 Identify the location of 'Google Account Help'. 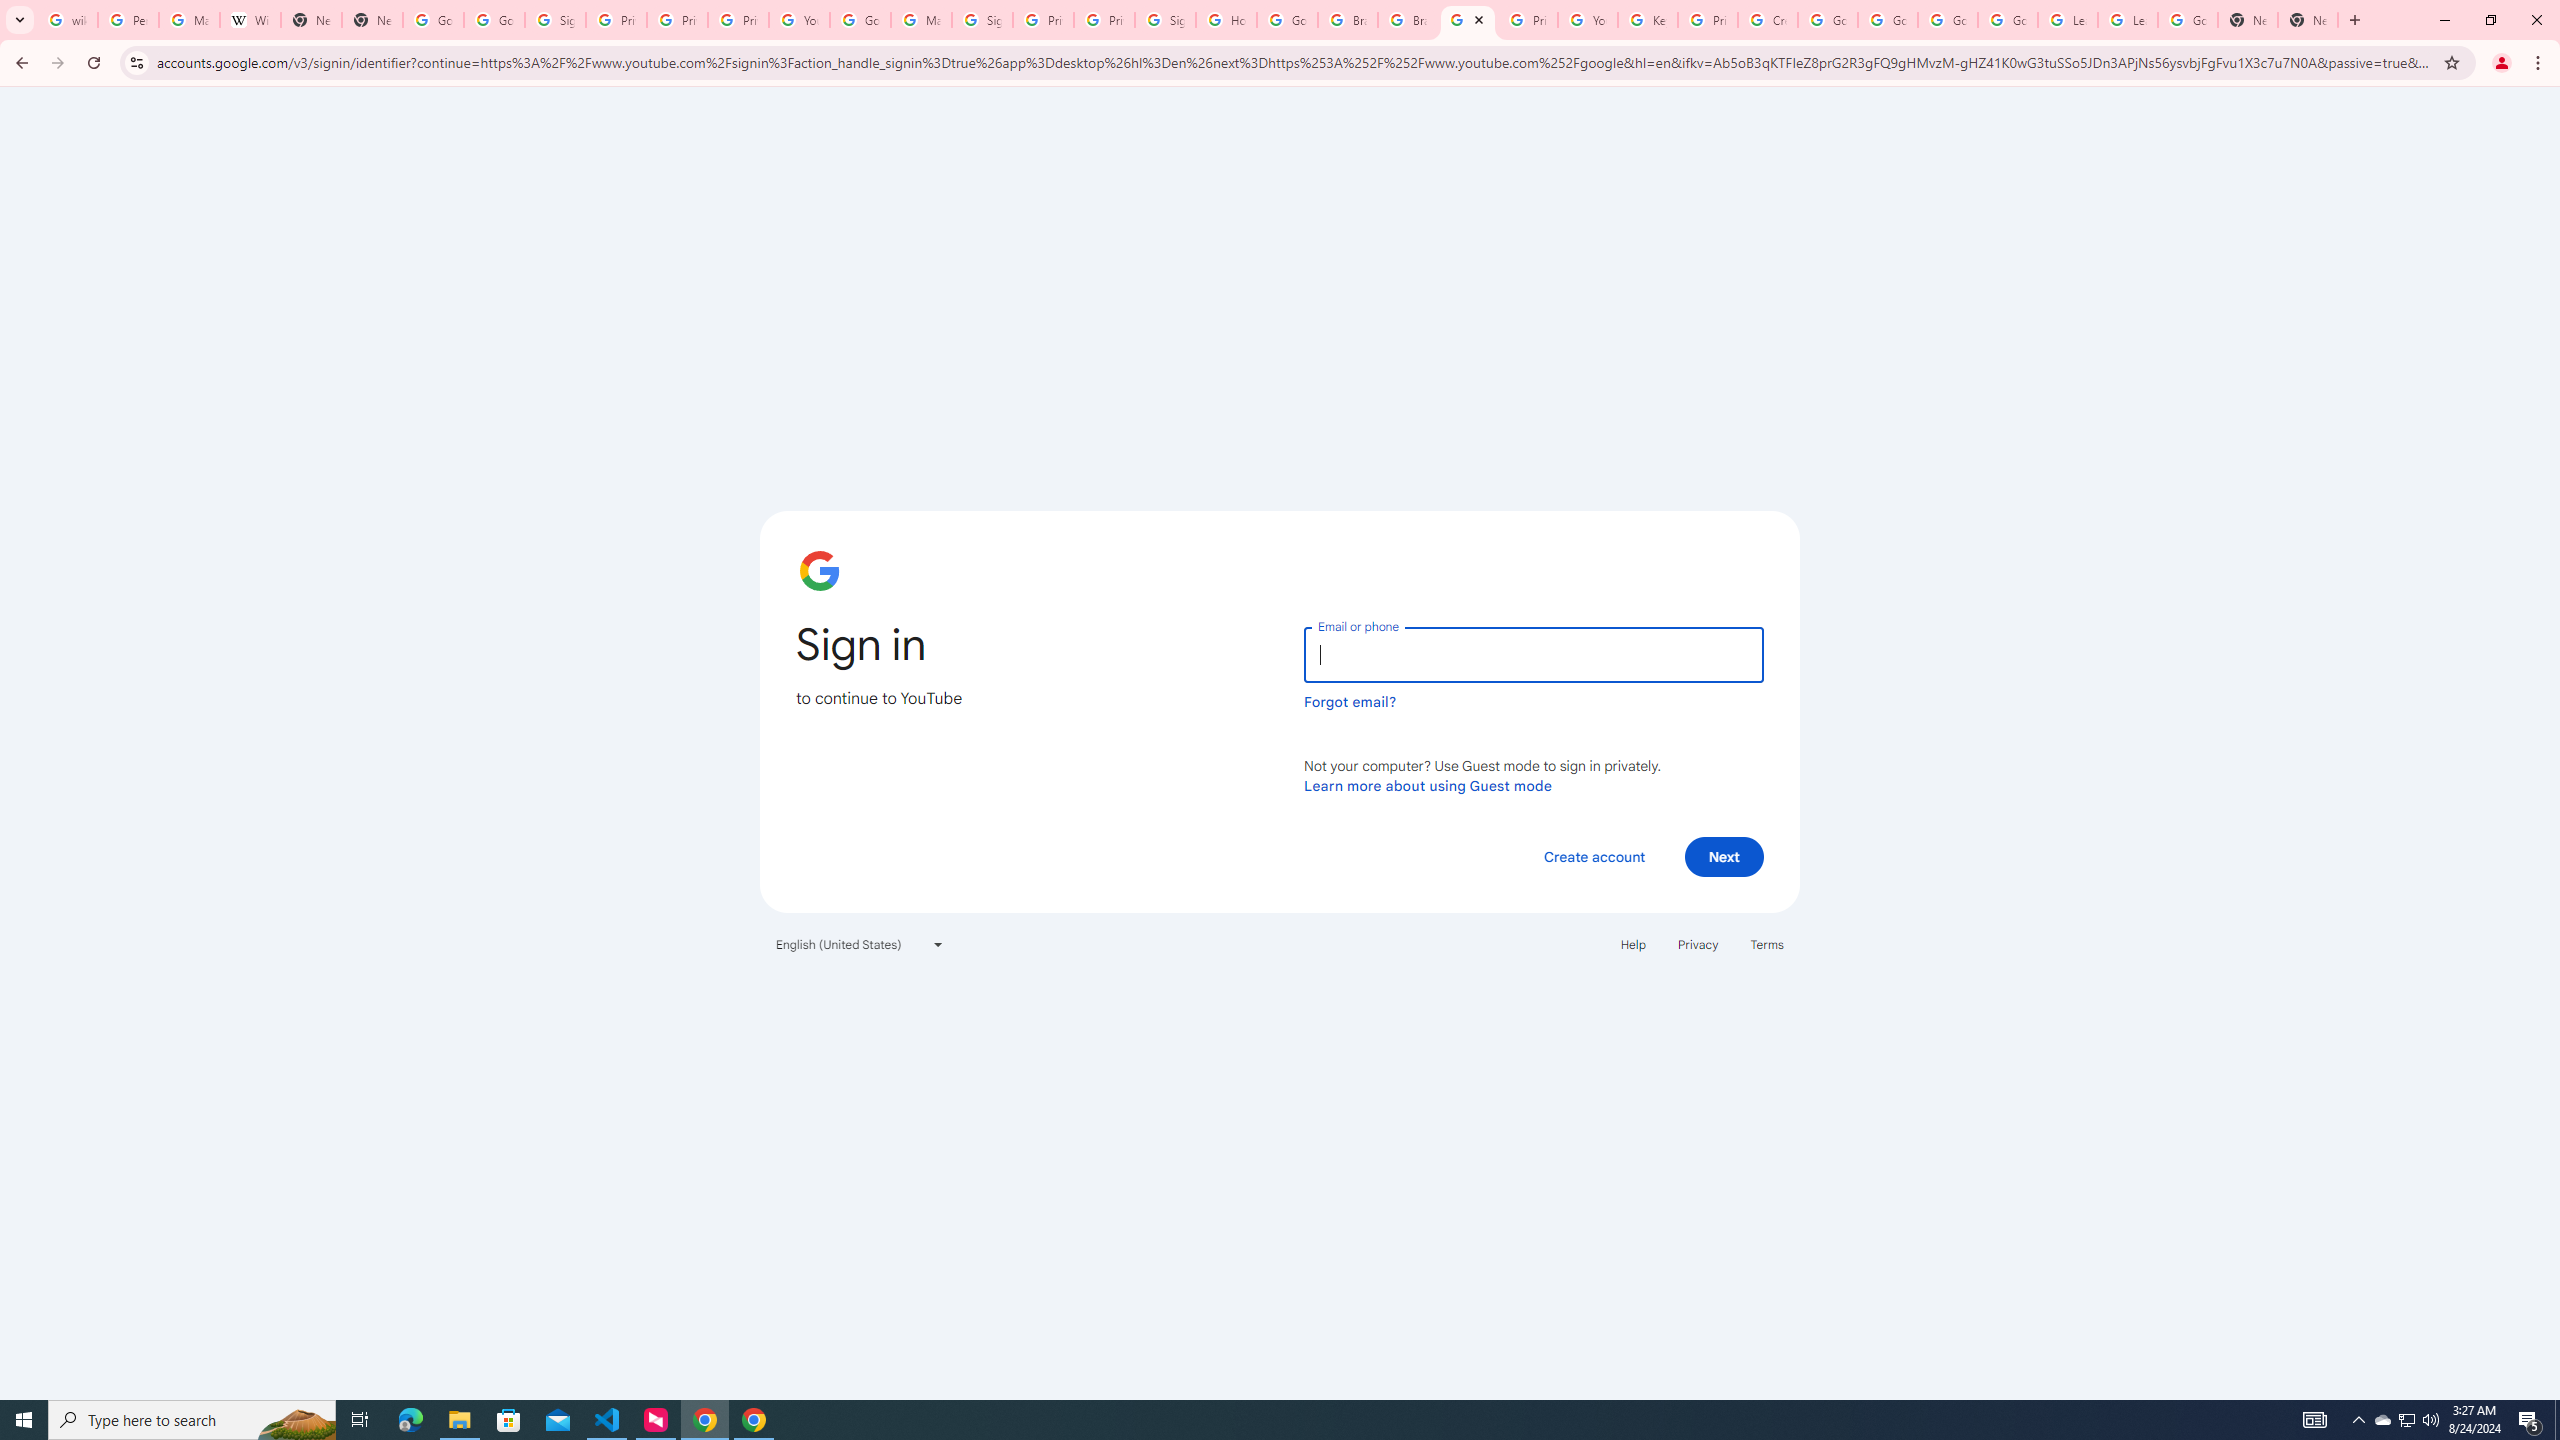
(1826, 19).